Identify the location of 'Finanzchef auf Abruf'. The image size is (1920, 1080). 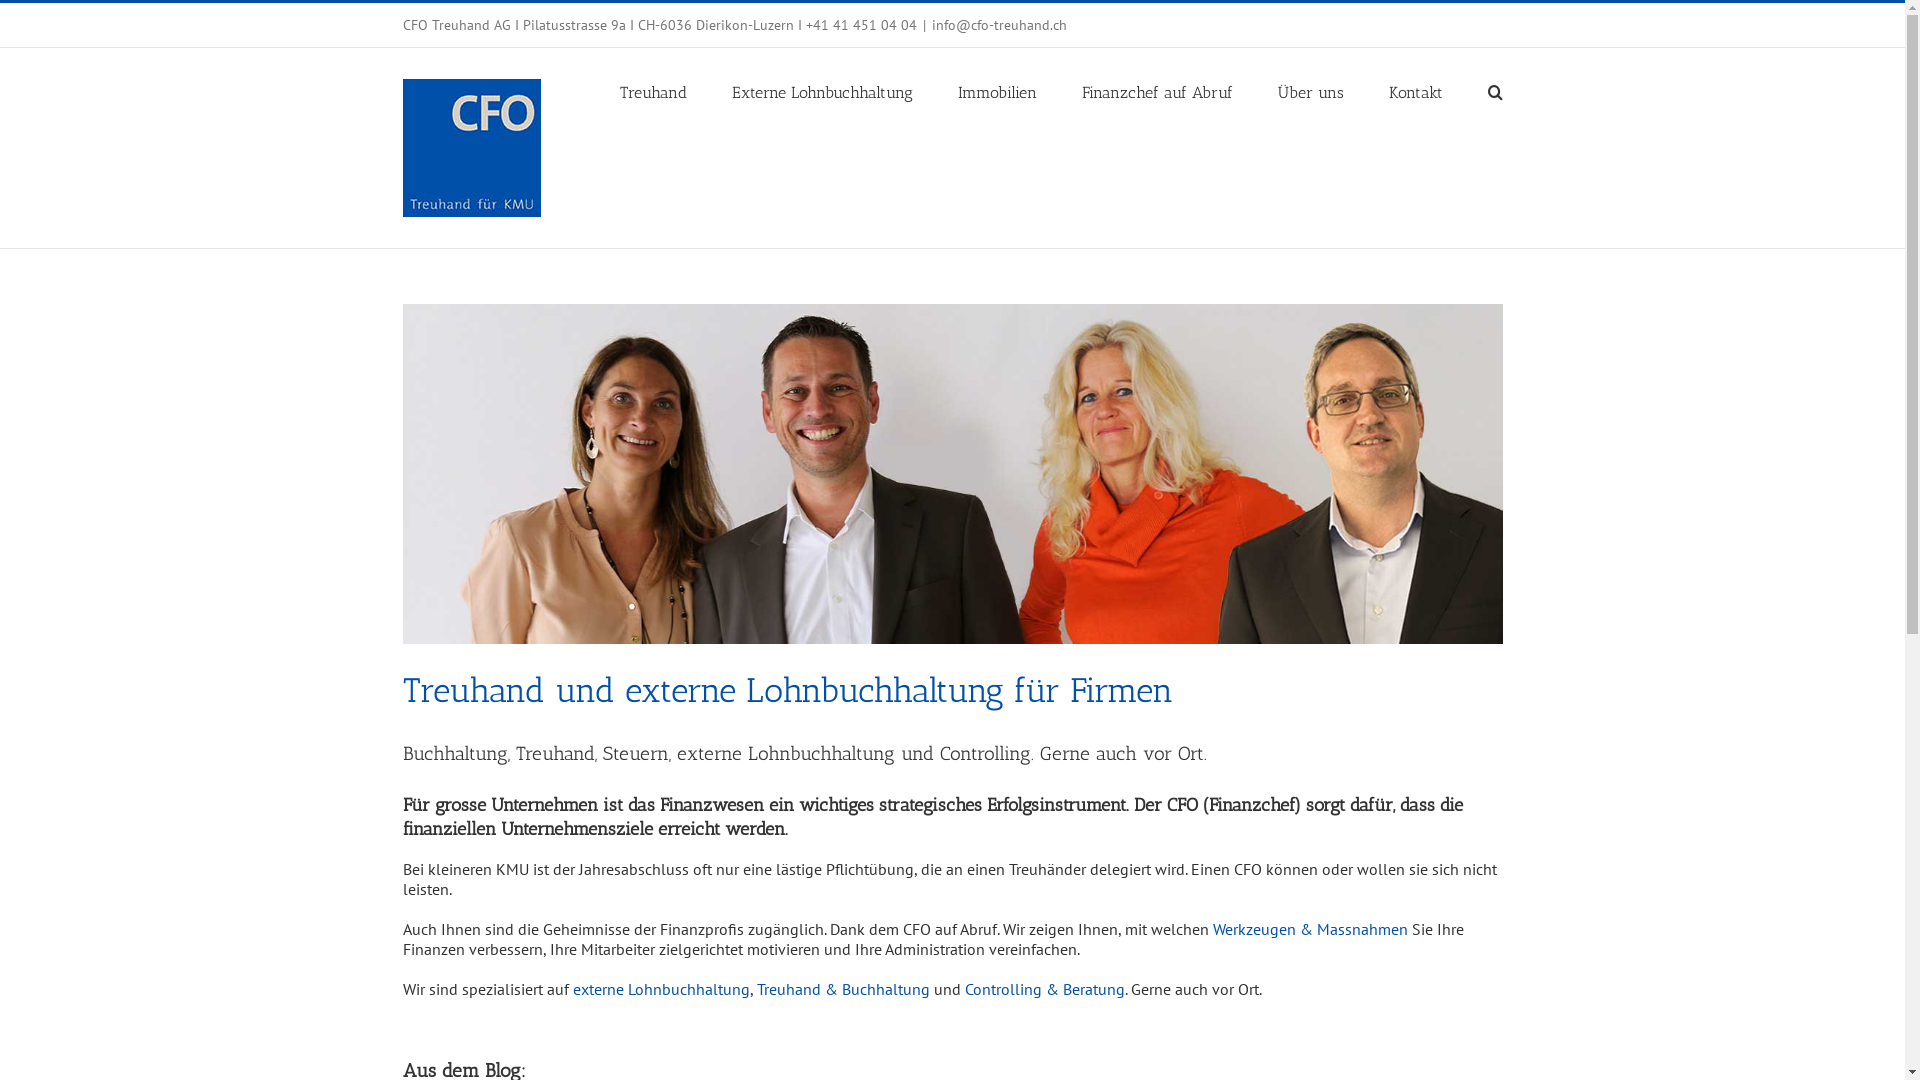
(1157, 91).